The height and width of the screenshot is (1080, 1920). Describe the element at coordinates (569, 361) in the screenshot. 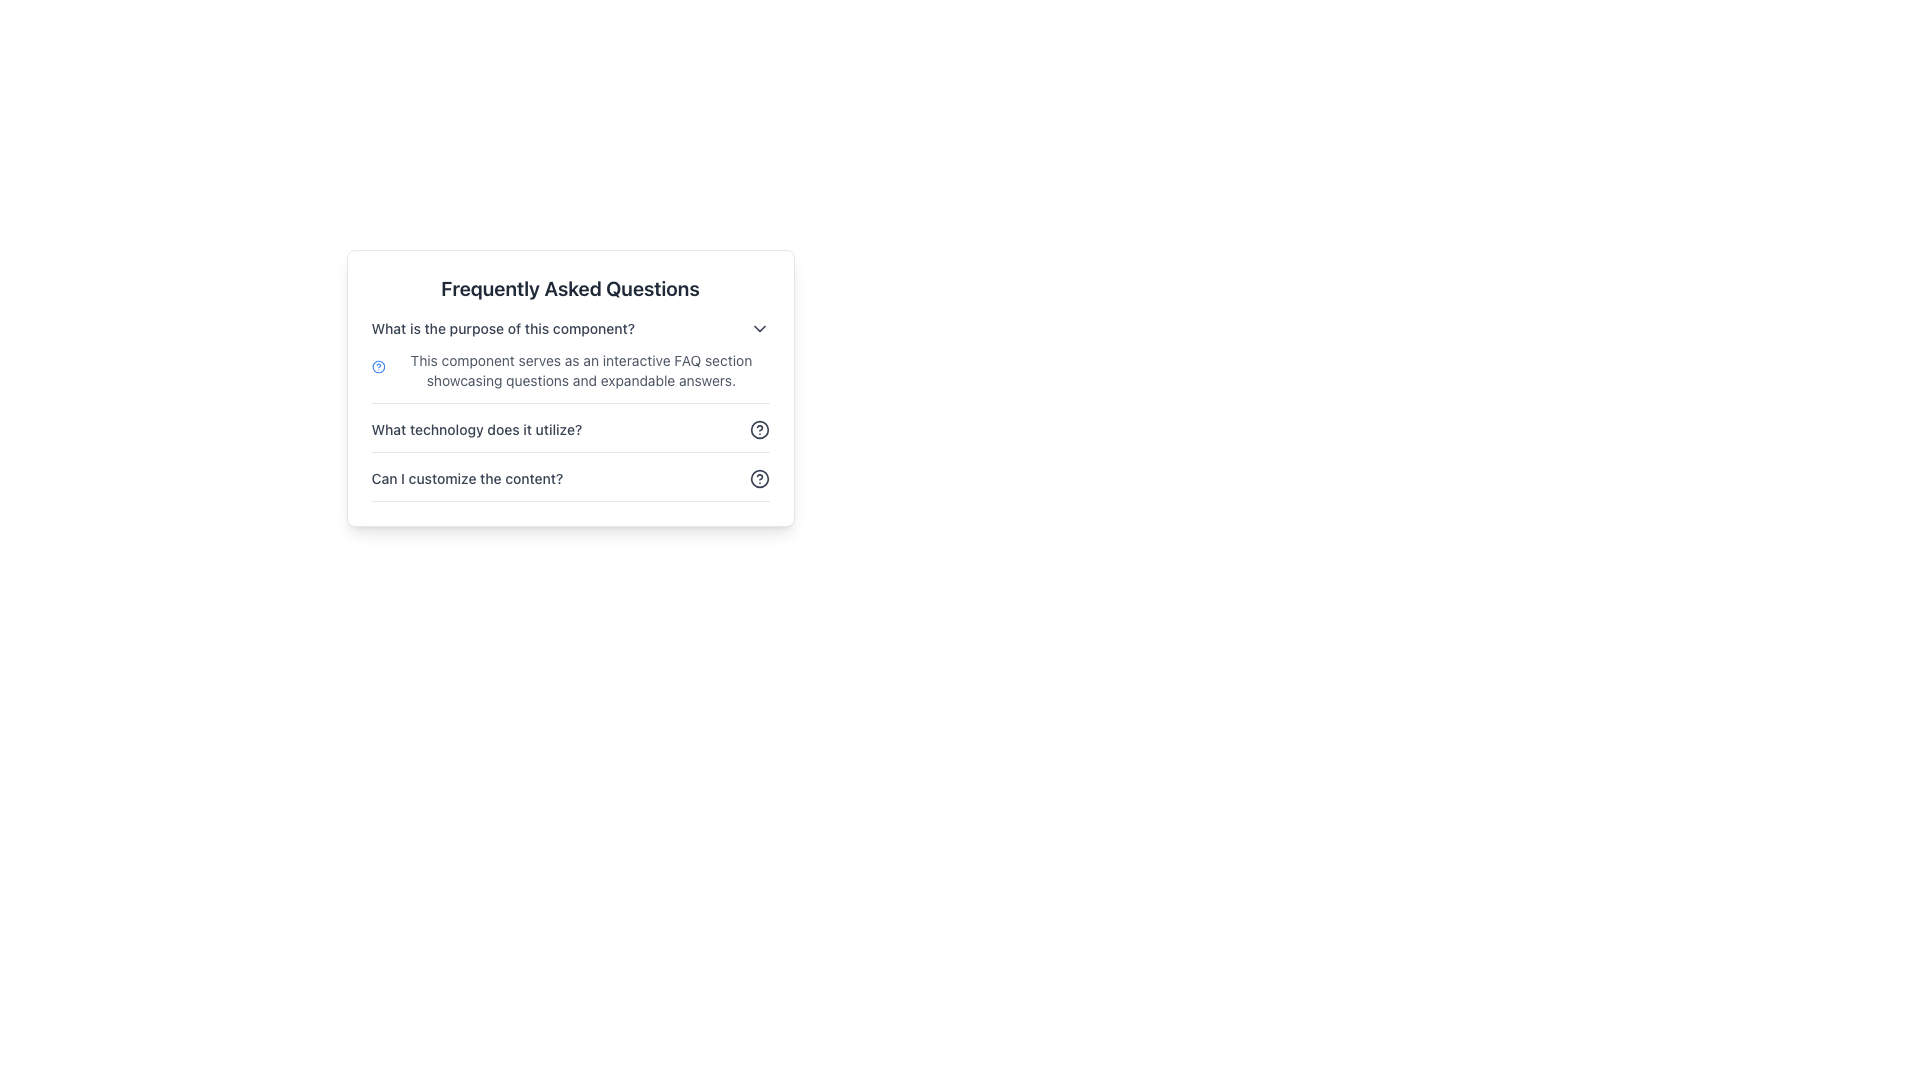

I see `the top question in the FAQ list to read the question and answer content` at that location.